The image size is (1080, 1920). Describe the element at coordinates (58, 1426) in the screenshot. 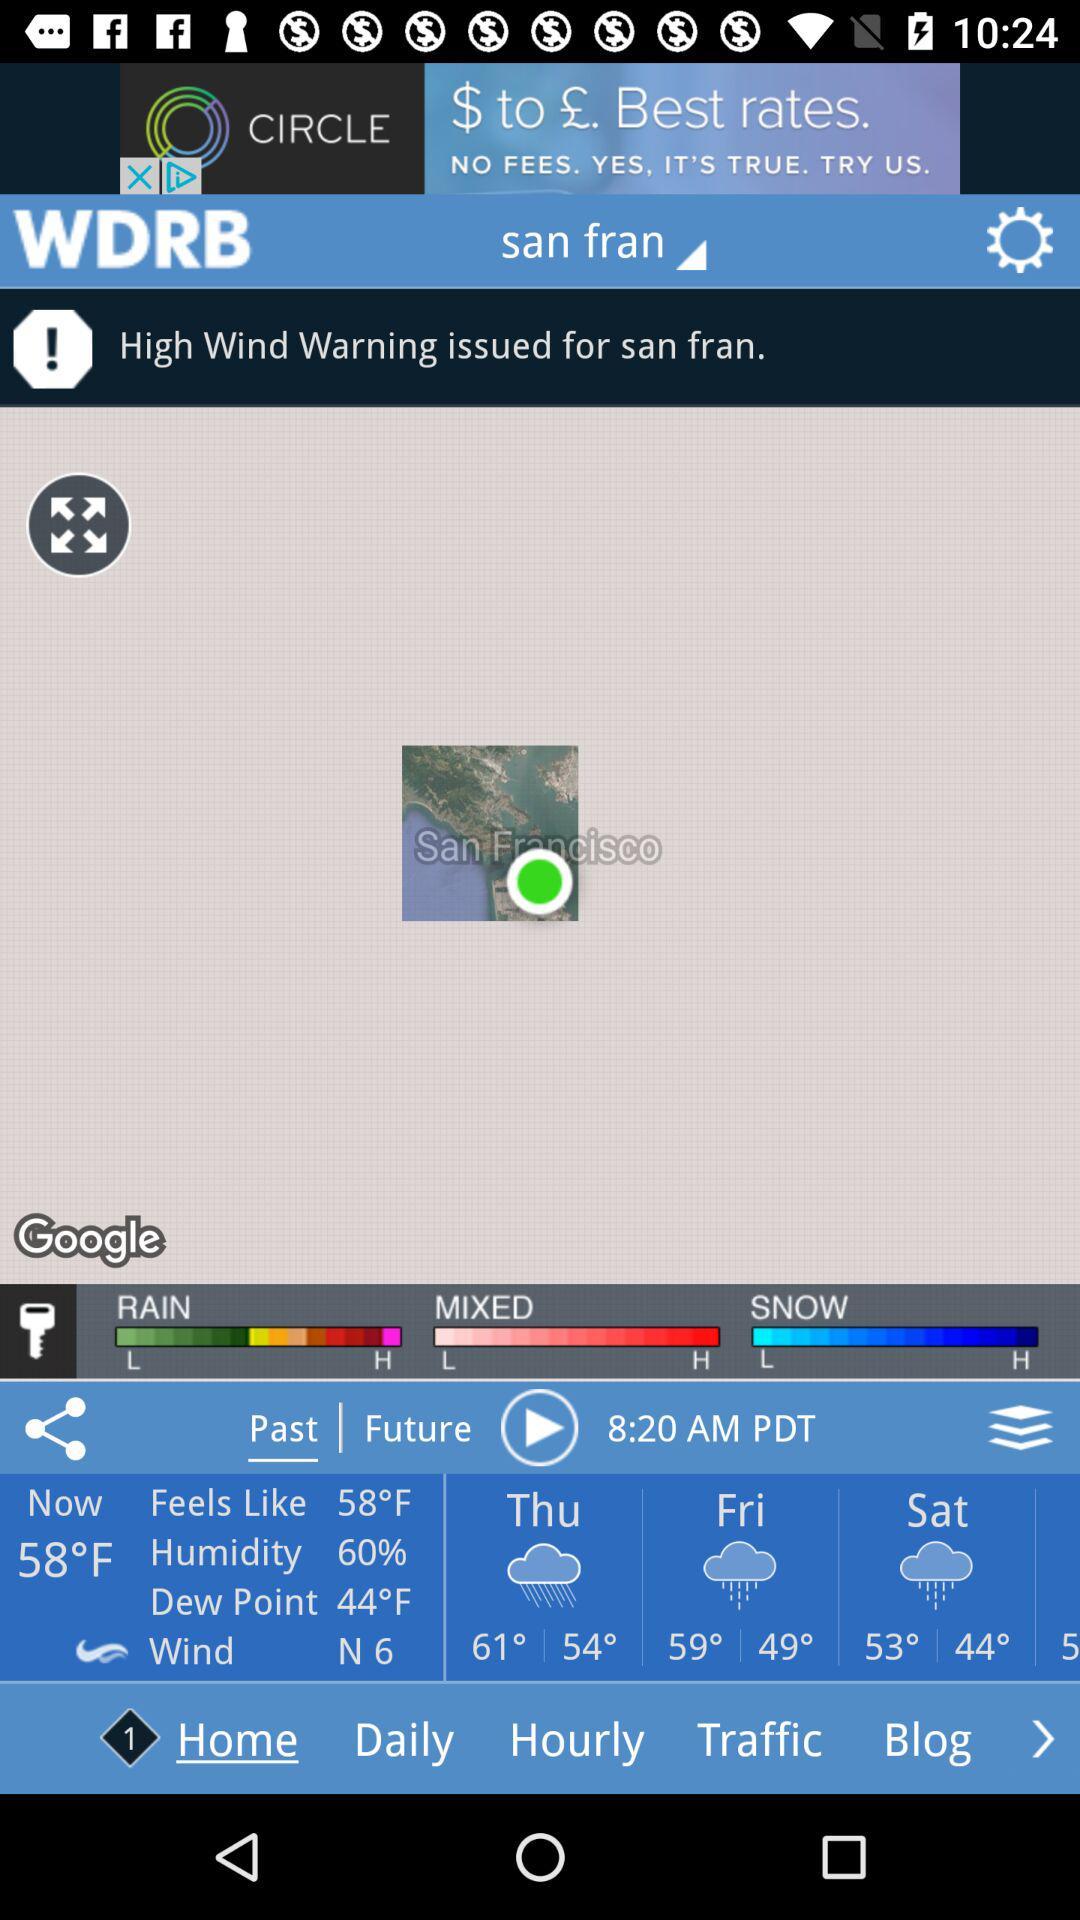

I see `share the location` at that location.